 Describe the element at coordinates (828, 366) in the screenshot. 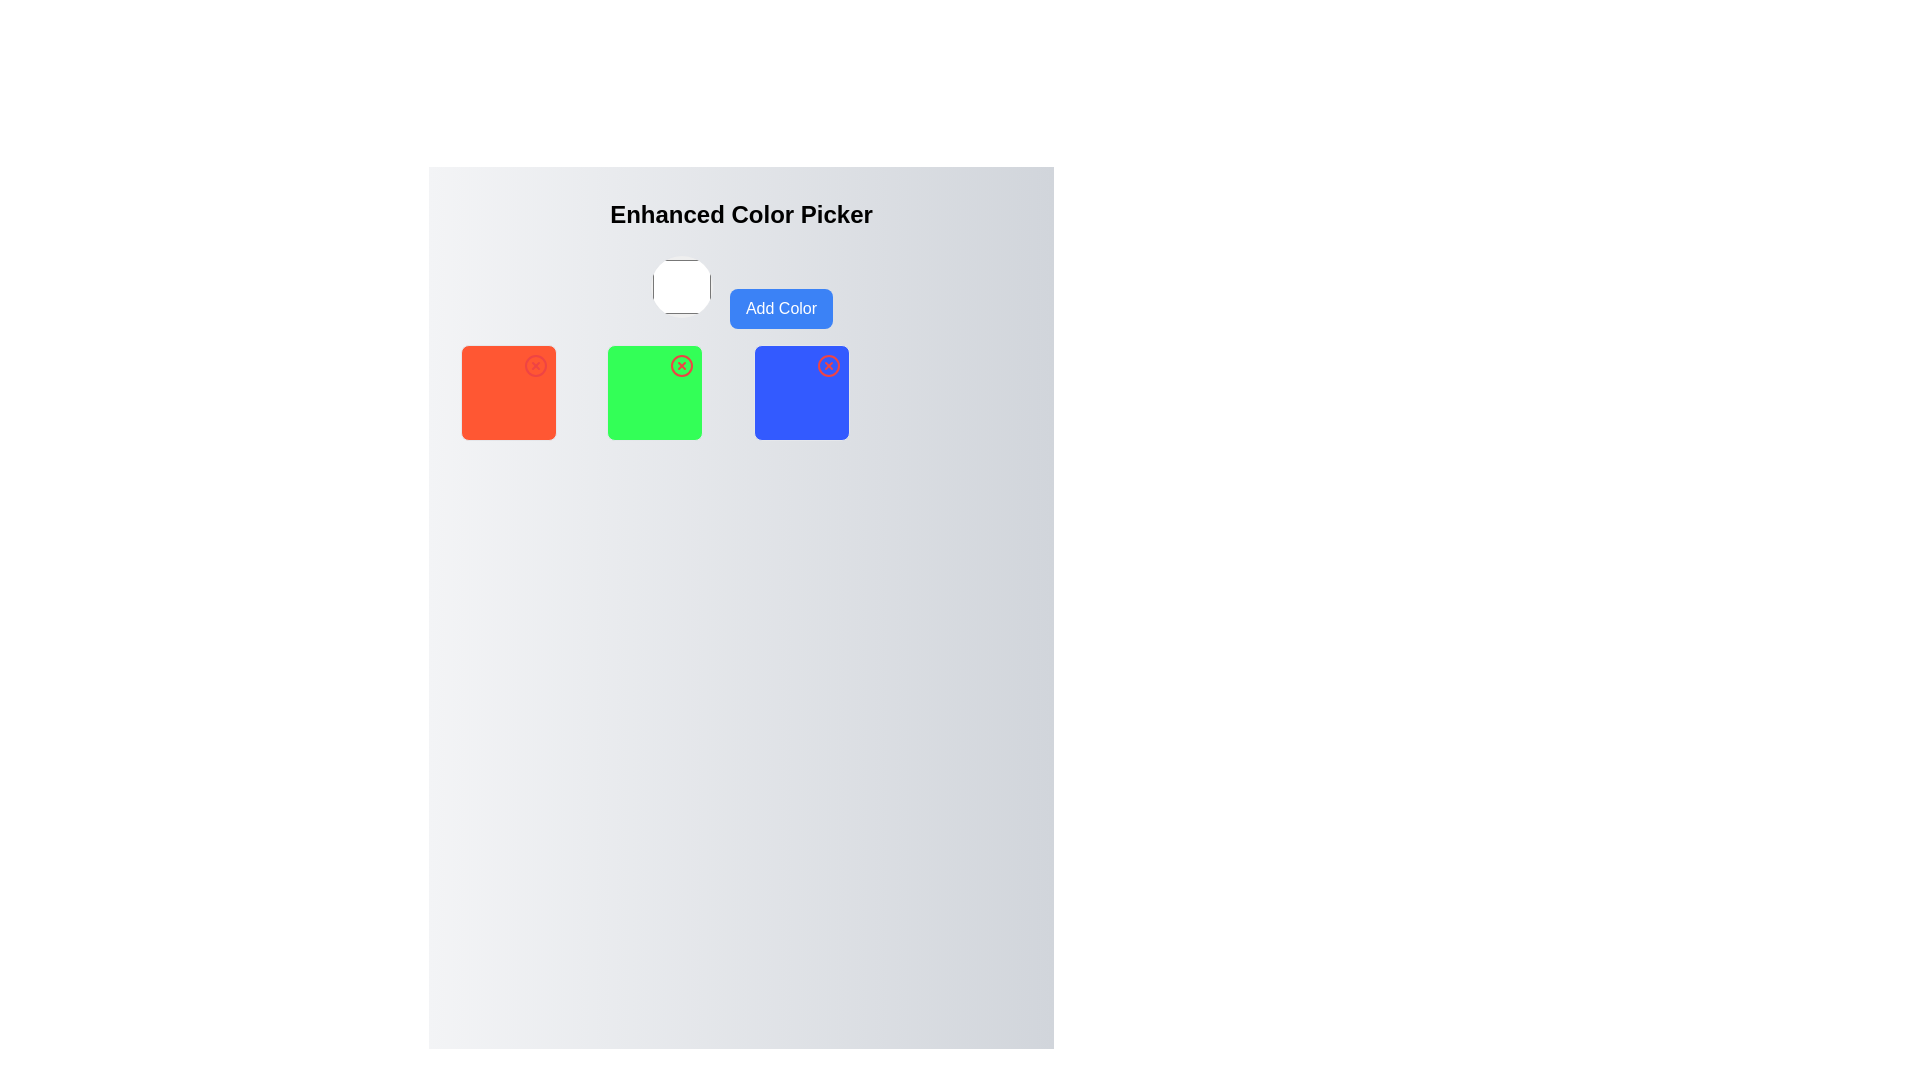

I see `the delete button located on the top right corner of the blue square item in the color selector panel` at that location.